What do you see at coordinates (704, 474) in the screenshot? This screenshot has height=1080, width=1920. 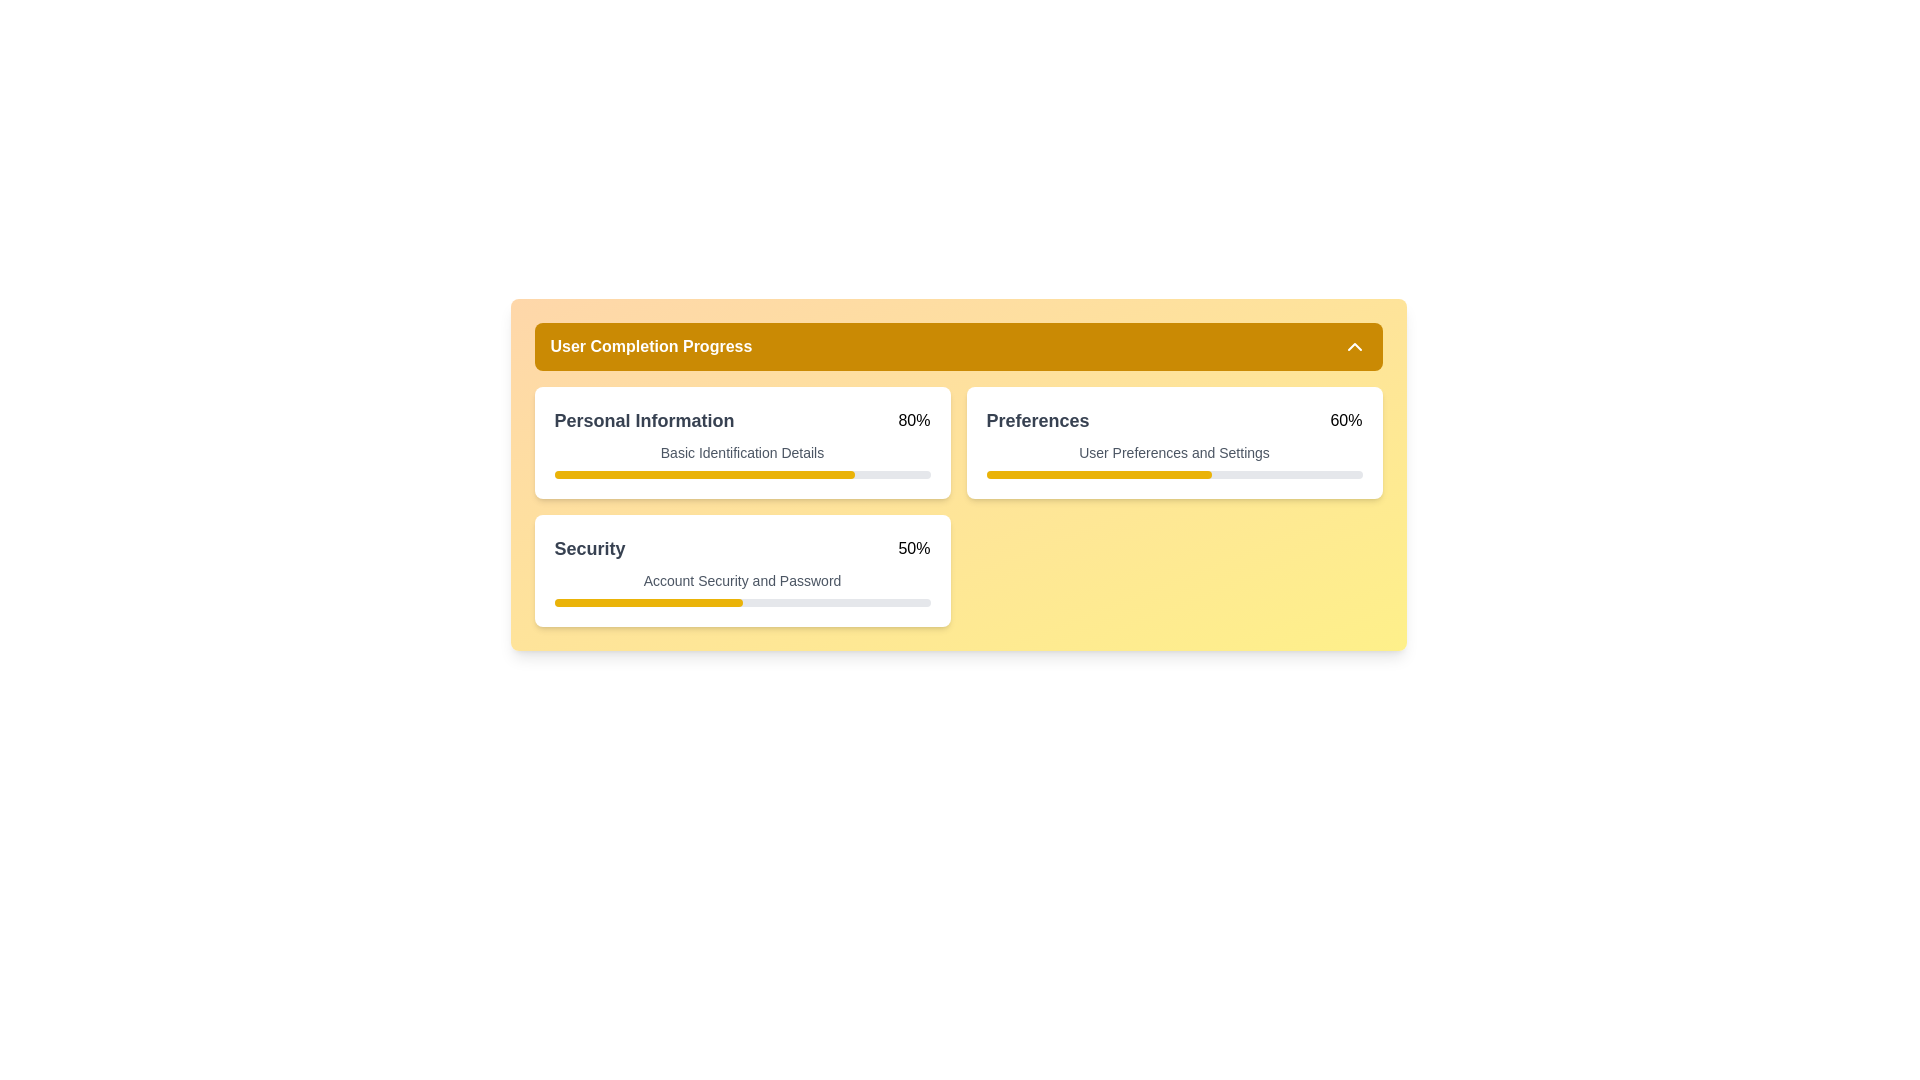 I see `the yellow-filled progress bar segment within the 'Personal Information' card, which is visually integrated into a larger progress bar component` at bounding box center [704, 474].